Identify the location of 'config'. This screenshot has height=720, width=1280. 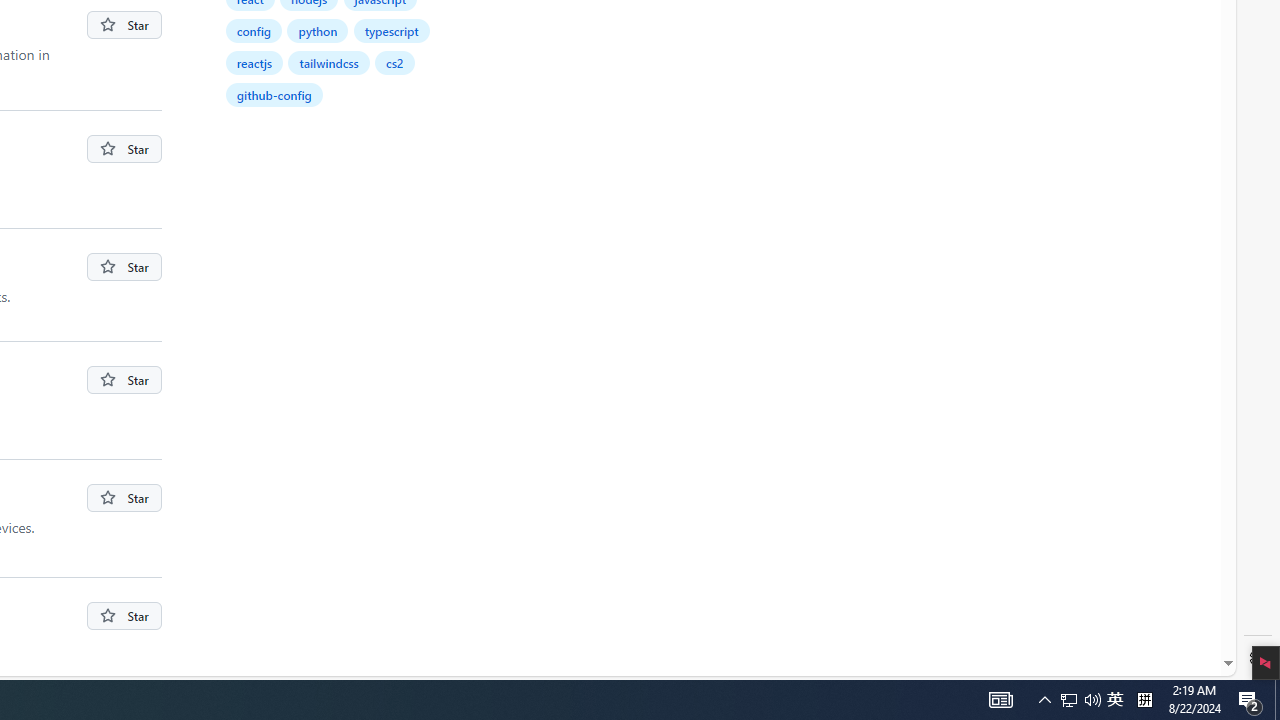
(253, 30).